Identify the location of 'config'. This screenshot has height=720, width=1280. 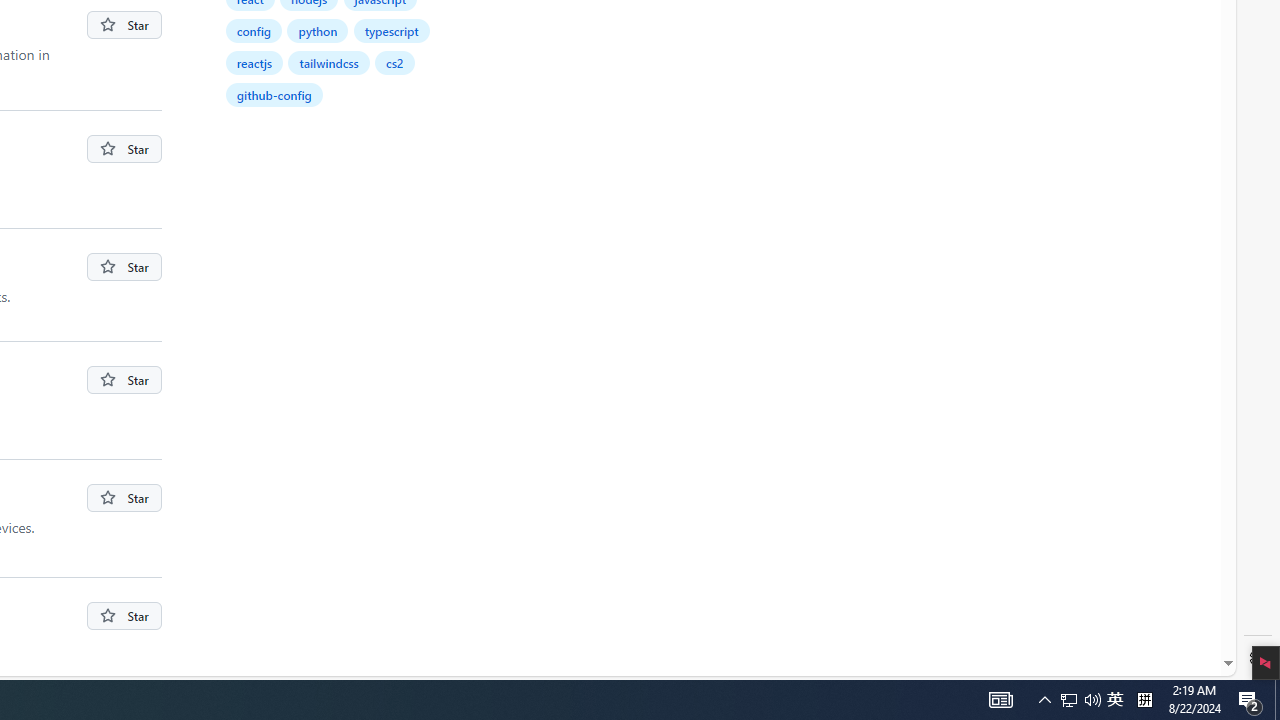
(253, 30).